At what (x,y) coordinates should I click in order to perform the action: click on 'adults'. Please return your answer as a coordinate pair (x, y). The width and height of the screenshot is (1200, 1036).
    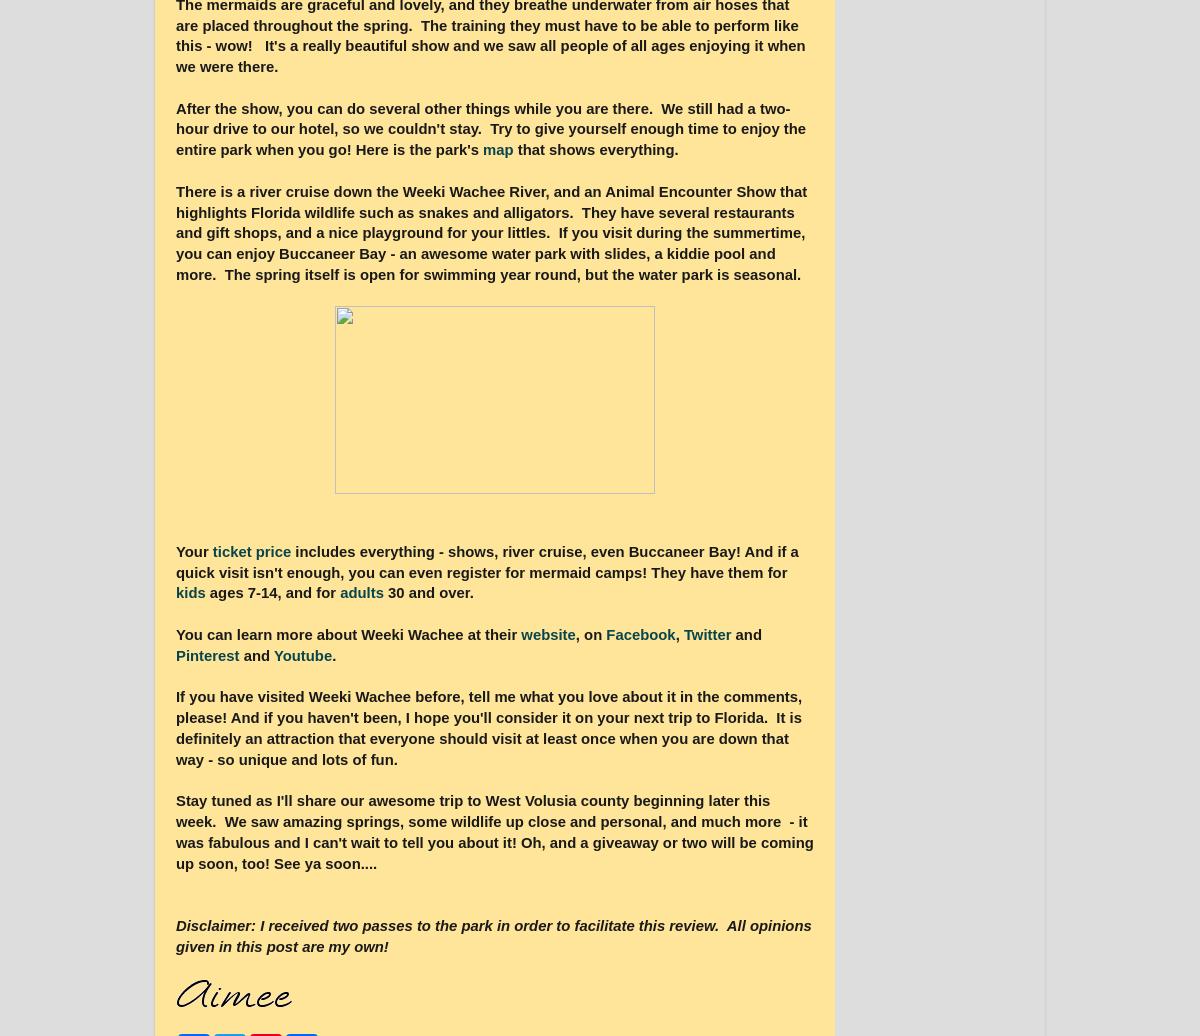
    Looking at the image, I should click on (363, 593).